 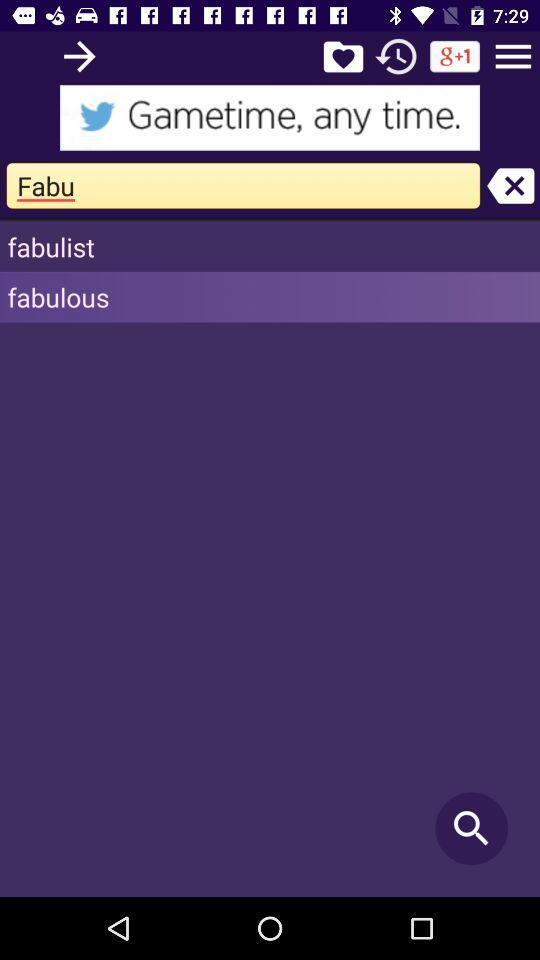 What do you see at coordinates (342, 55) in the screenshot?
I see `favourite search` at bounding box center [342, 55].